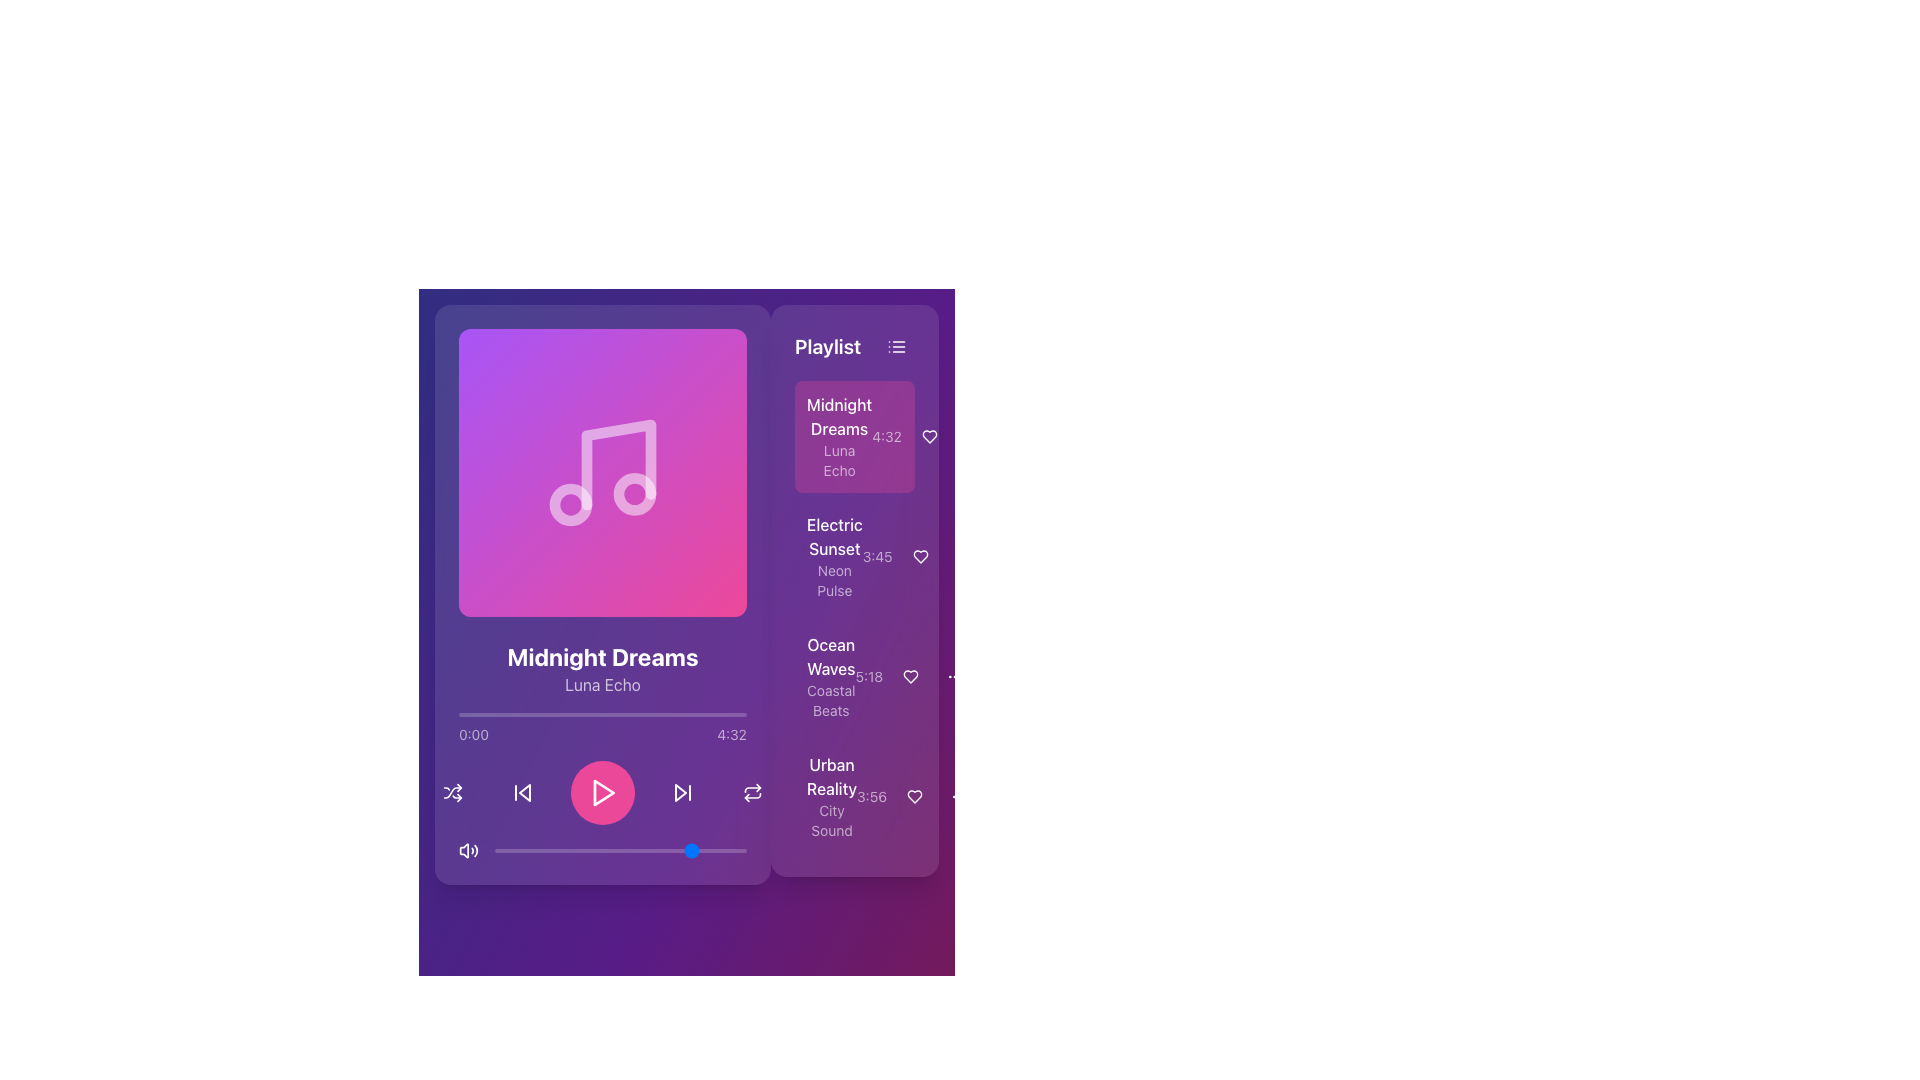 Image resolution: width=1920 pixels, height=1080 pixels. I want to click on the third item in the playlist titled 'Ocean Waves', so click(854, 676).